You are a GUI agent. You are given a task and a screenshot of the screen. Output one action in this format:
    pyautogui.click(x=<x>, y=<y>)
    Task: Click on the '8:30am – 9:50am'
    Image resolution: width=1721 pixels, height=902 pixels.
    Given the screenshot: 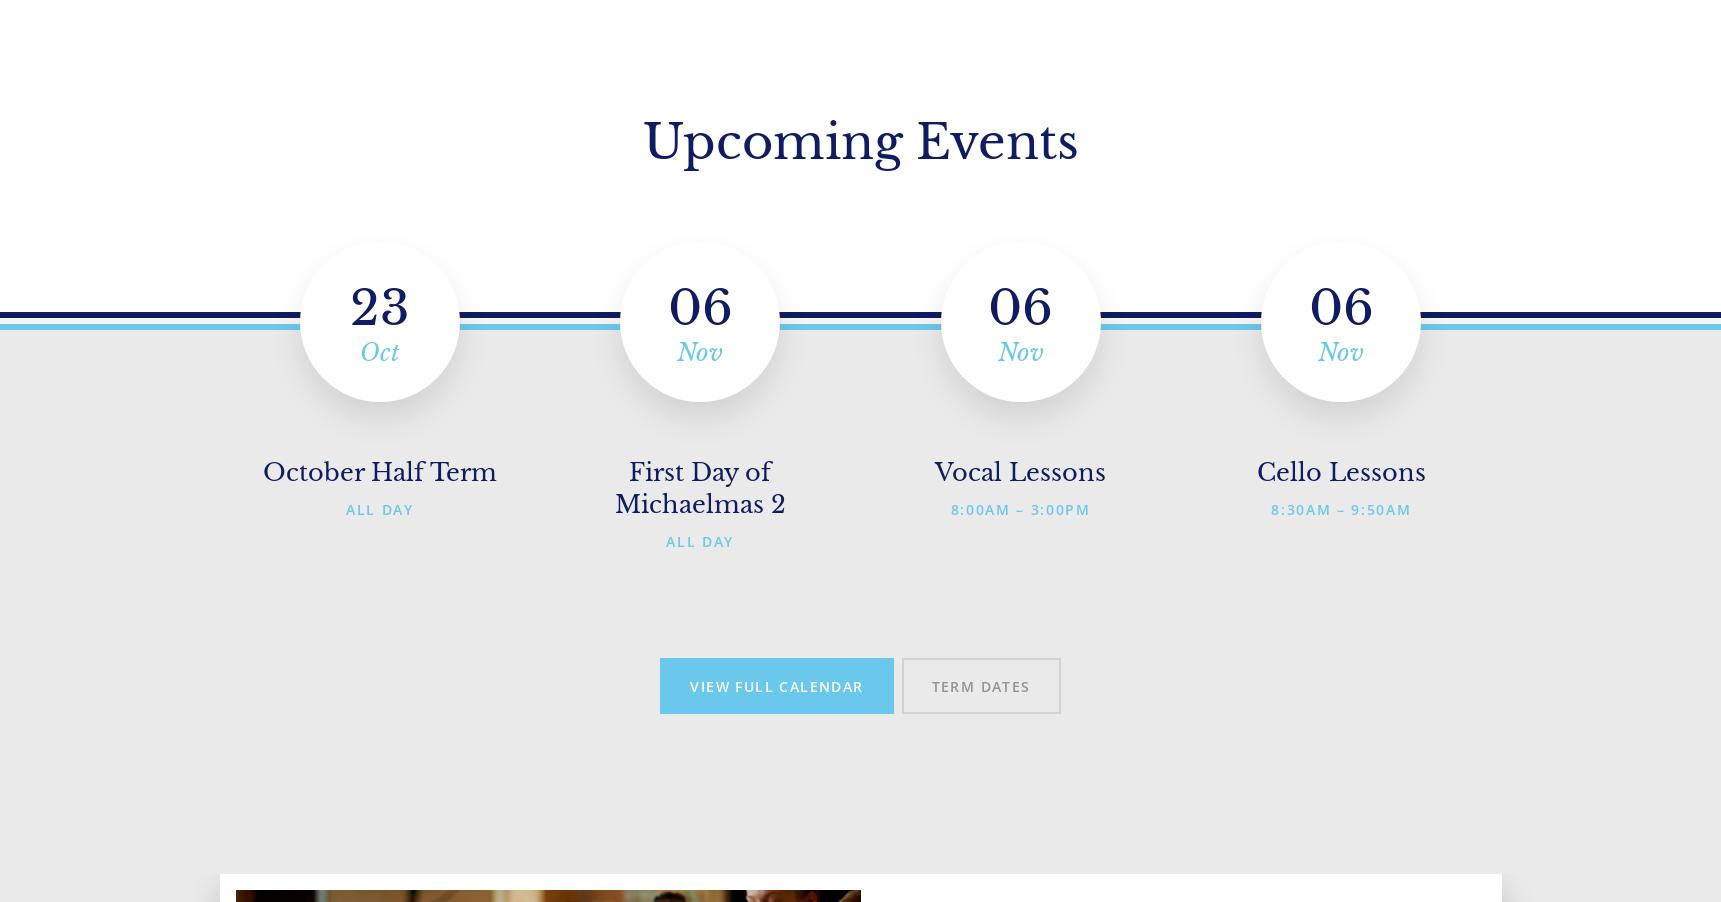 What is the action you would take?
    pyautogui.click(x=1340, y=508)
    